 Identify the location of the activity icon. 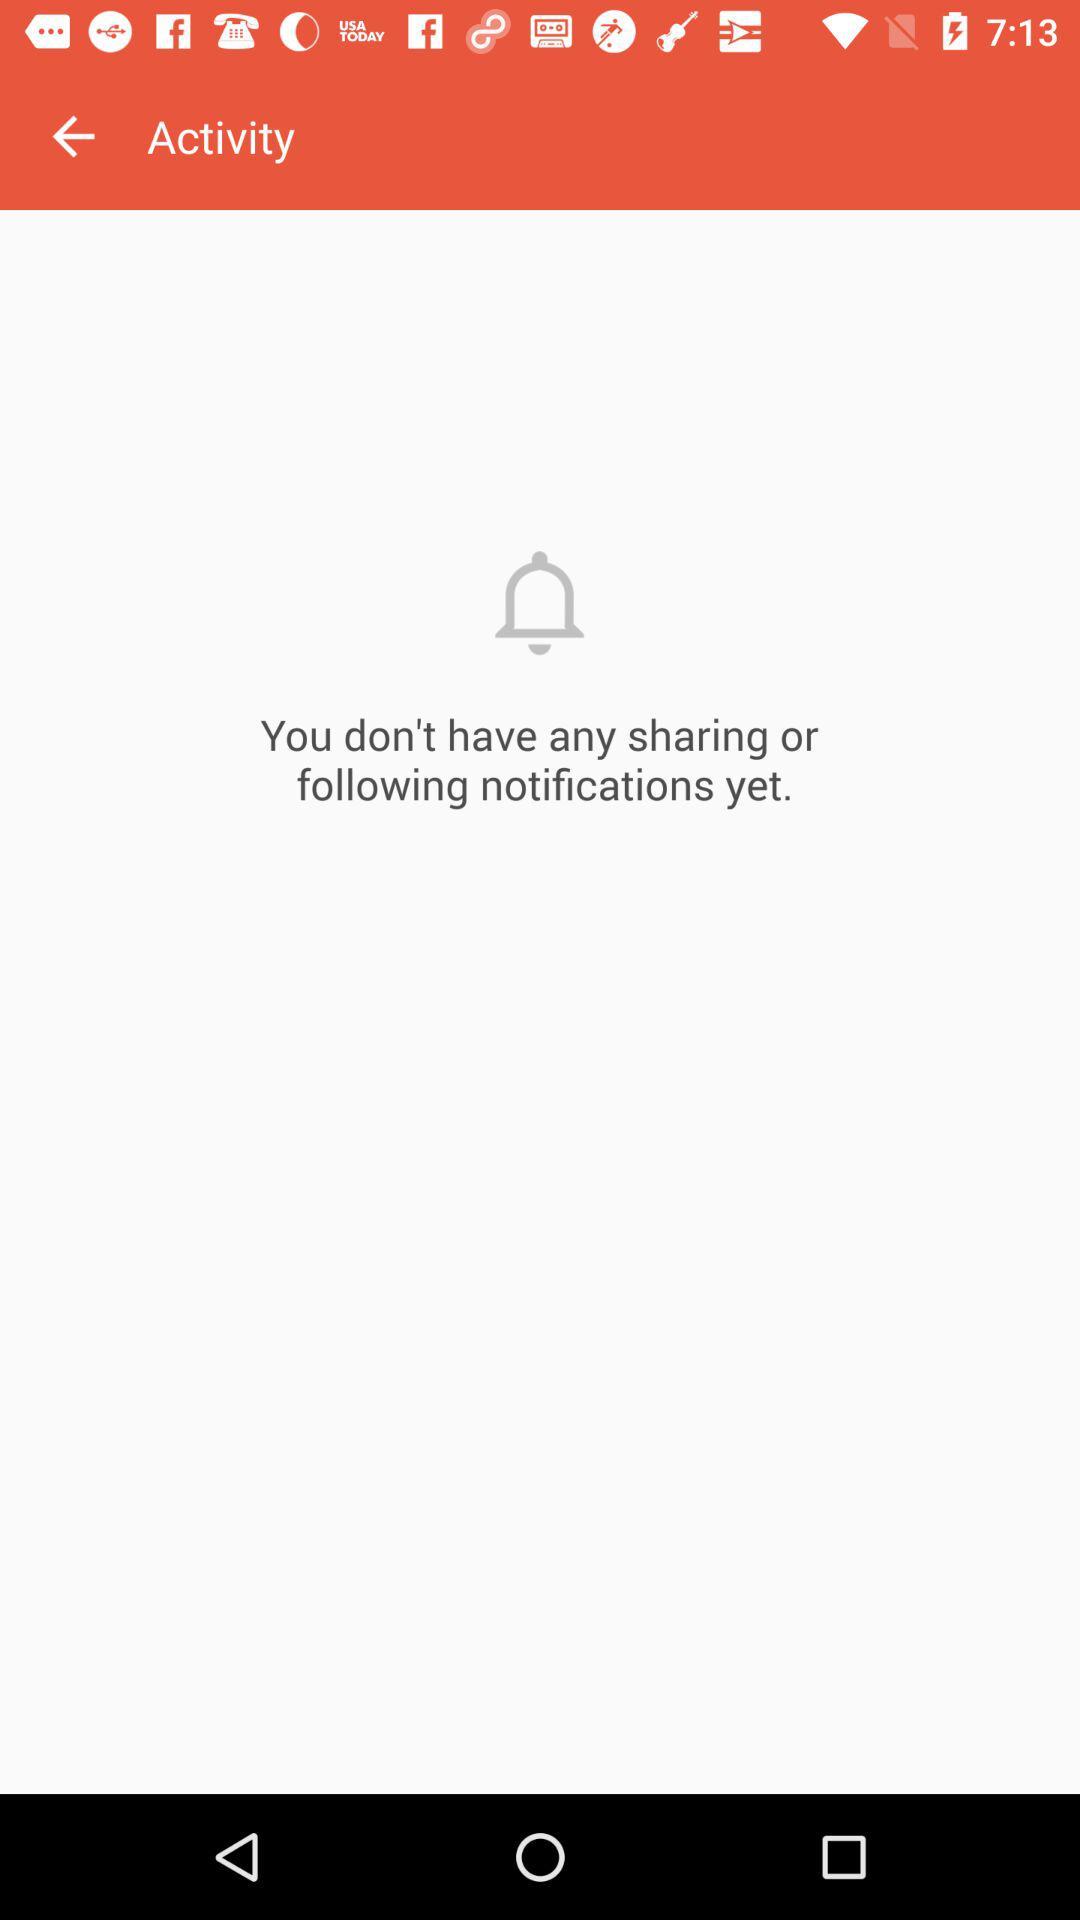
(612, 135).